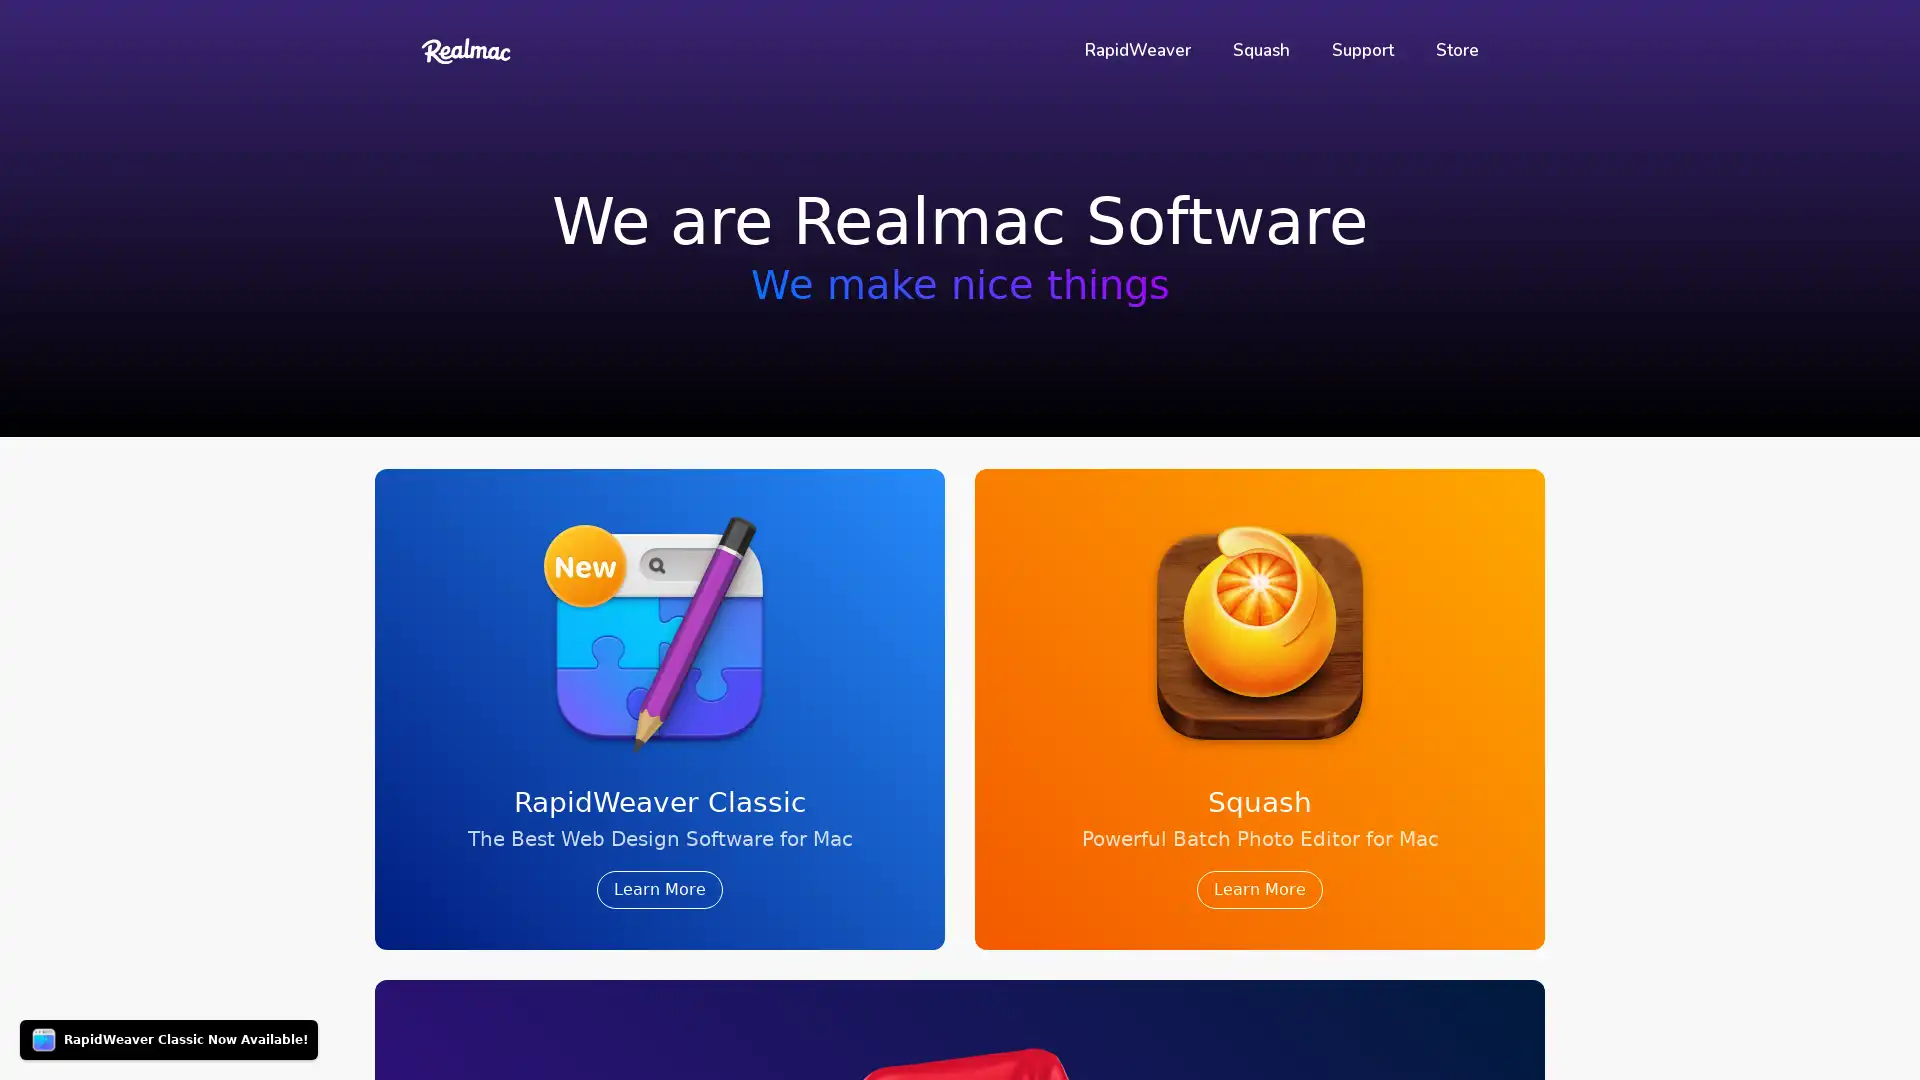 The image size is (1920, 1080). Describe the element at coordinates (660, 889) in the screenshot. I see `Learn More` at that location.